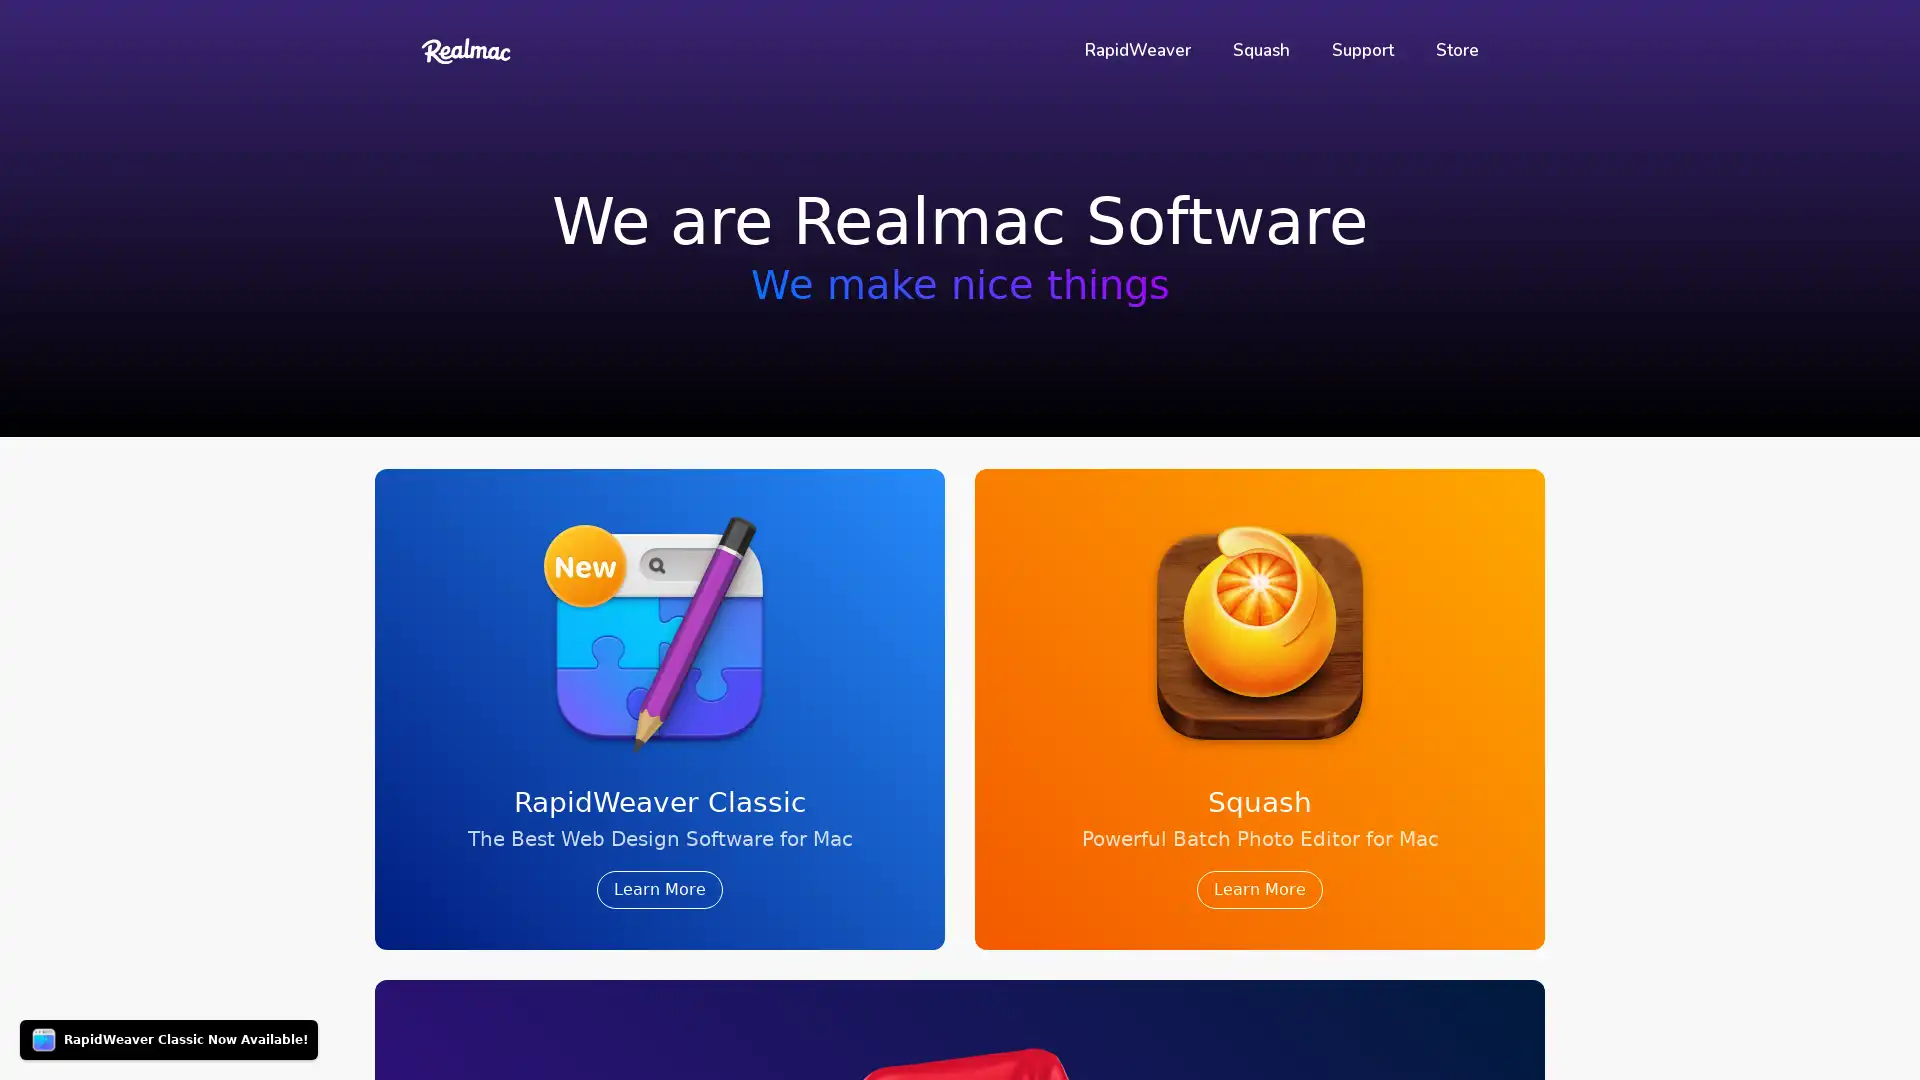 The image size is (1920, 1080). Describe the element at coordinates (660, 889) in the screenshot. I see `Learn More` at that location.